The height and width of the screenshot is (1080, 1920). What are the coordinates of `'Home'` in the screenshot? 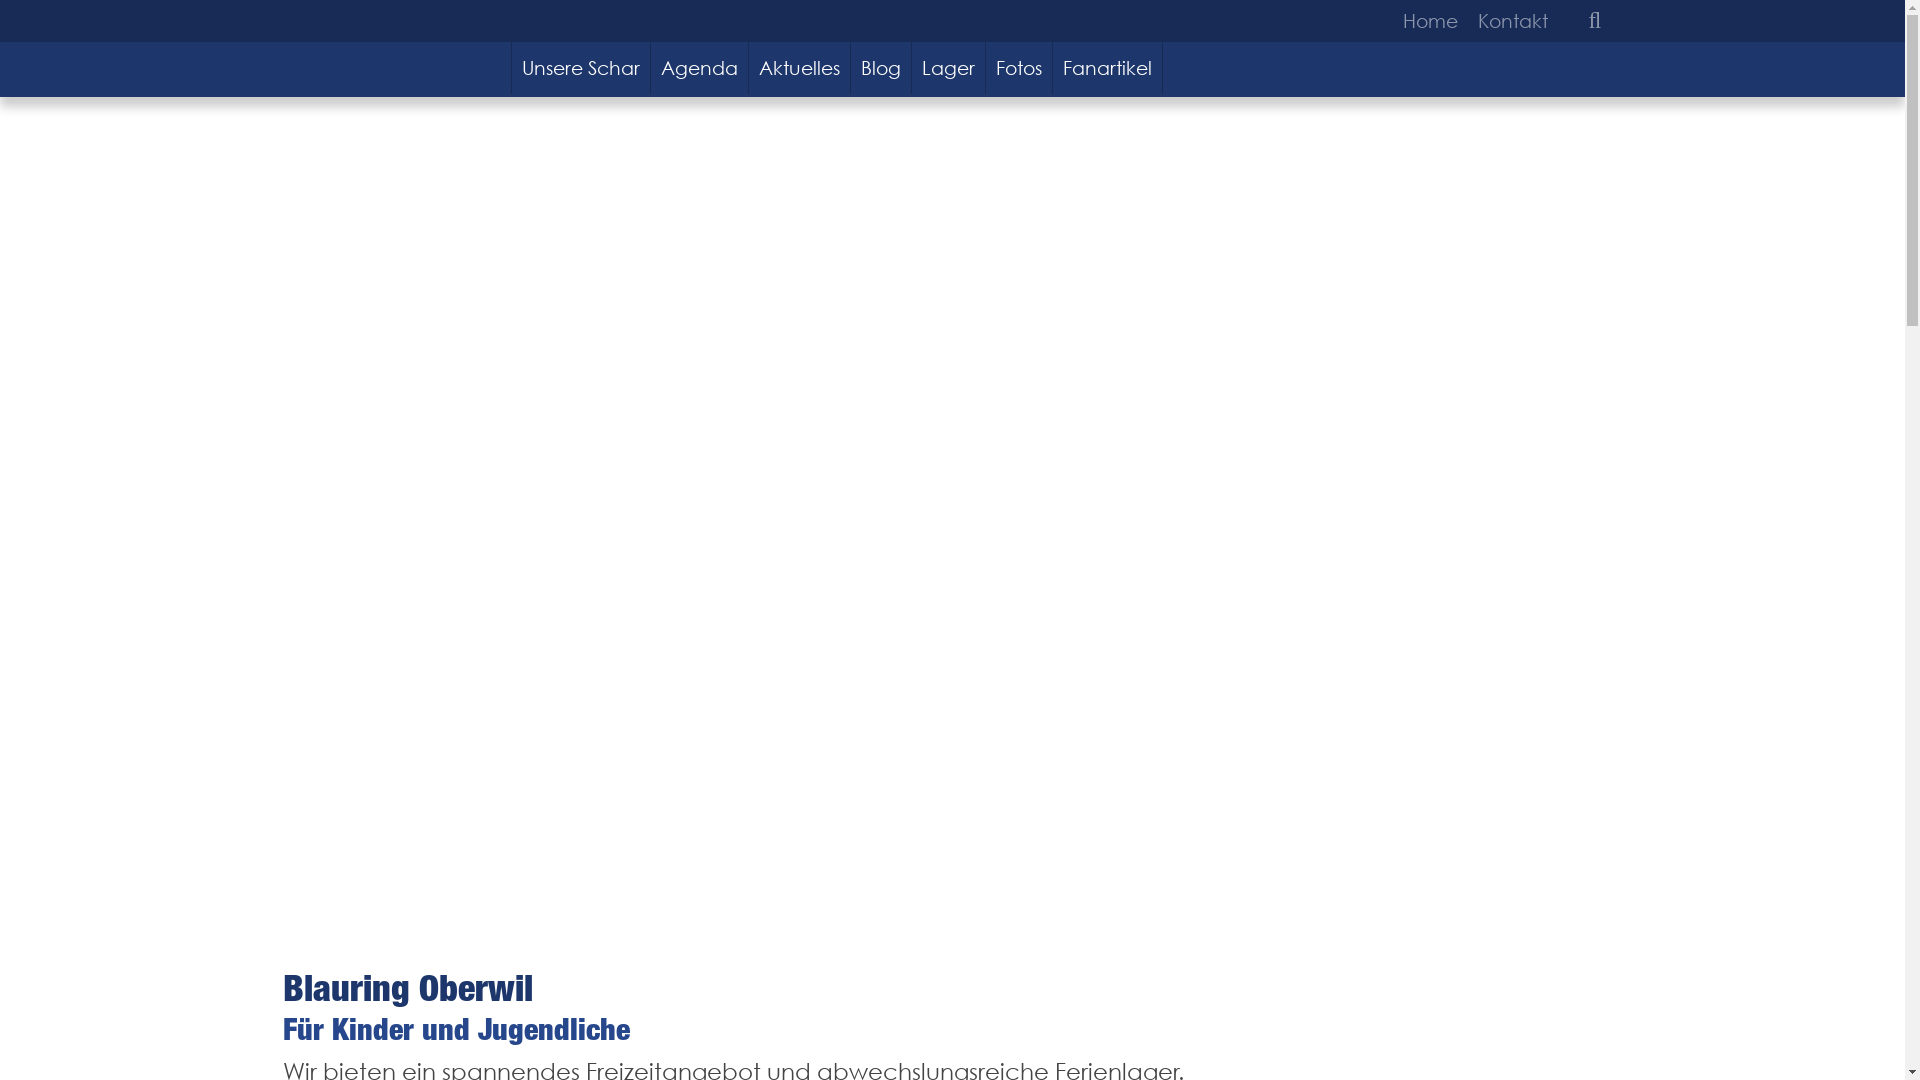 It's located at (1433, 20).